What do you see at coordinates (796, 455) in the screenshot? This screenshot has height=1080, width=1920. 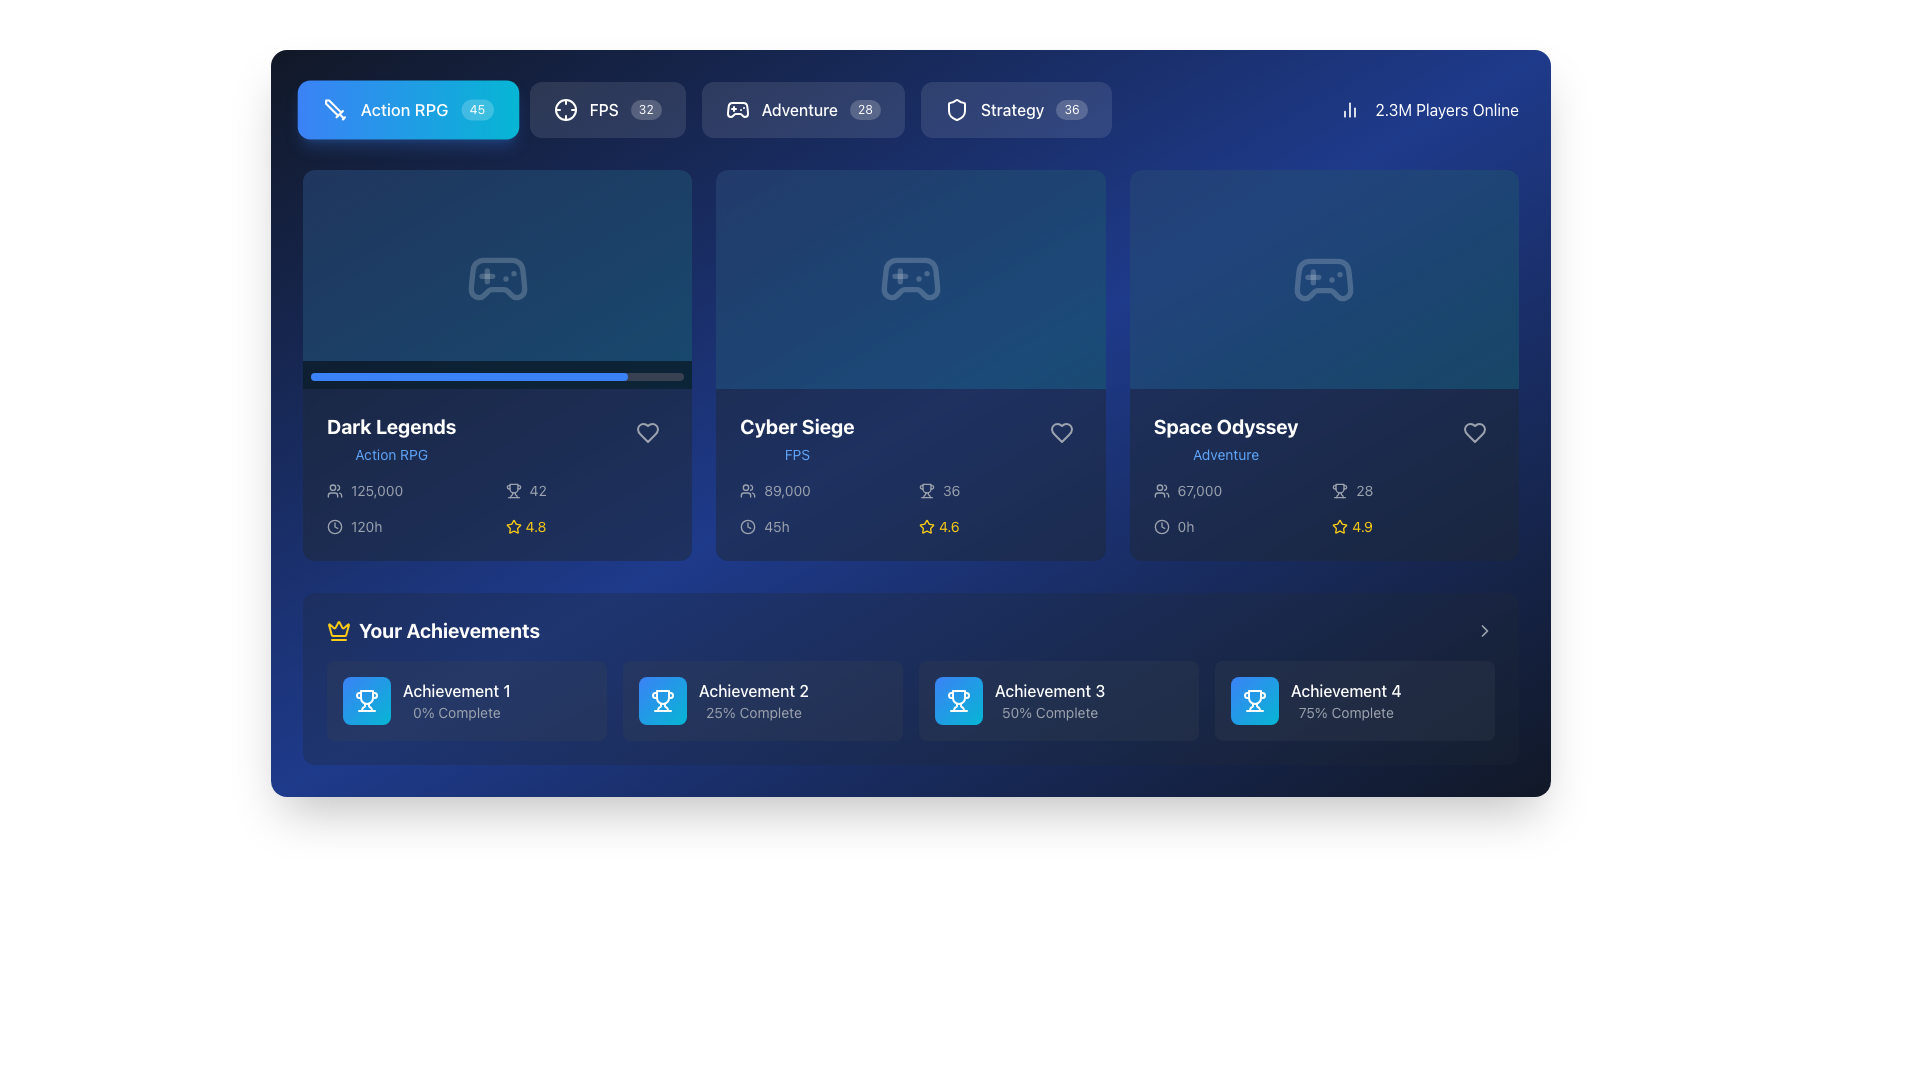 I see `the small text label displaying 'FPS' in light blue color, located below the 'Cyber Siege' text within the central card of three horizontally arranged cards` at bounding box center [796, 455].